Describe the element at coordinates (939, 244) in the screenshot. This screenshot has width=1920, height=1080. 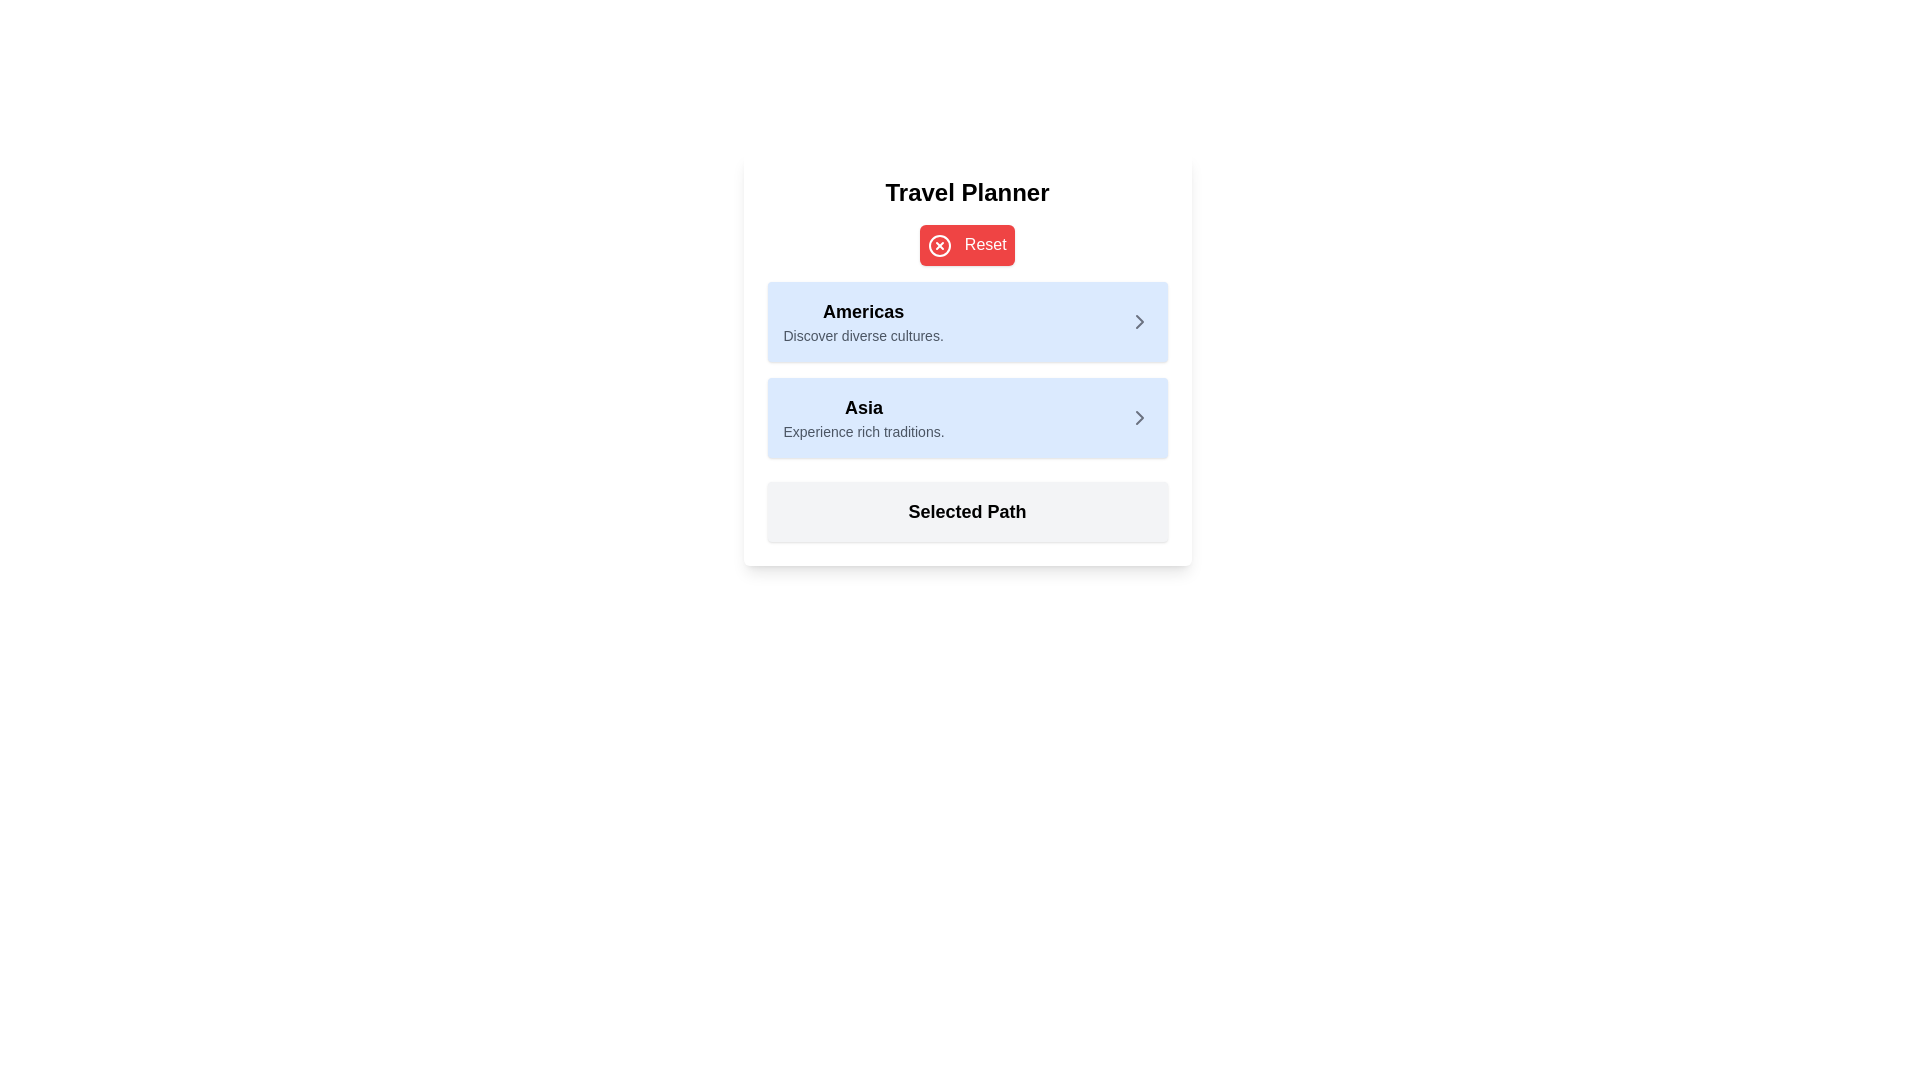
I see `the circular graphical component representing the 'Reset' functionality, located just above the 'Reset' button` at that location.